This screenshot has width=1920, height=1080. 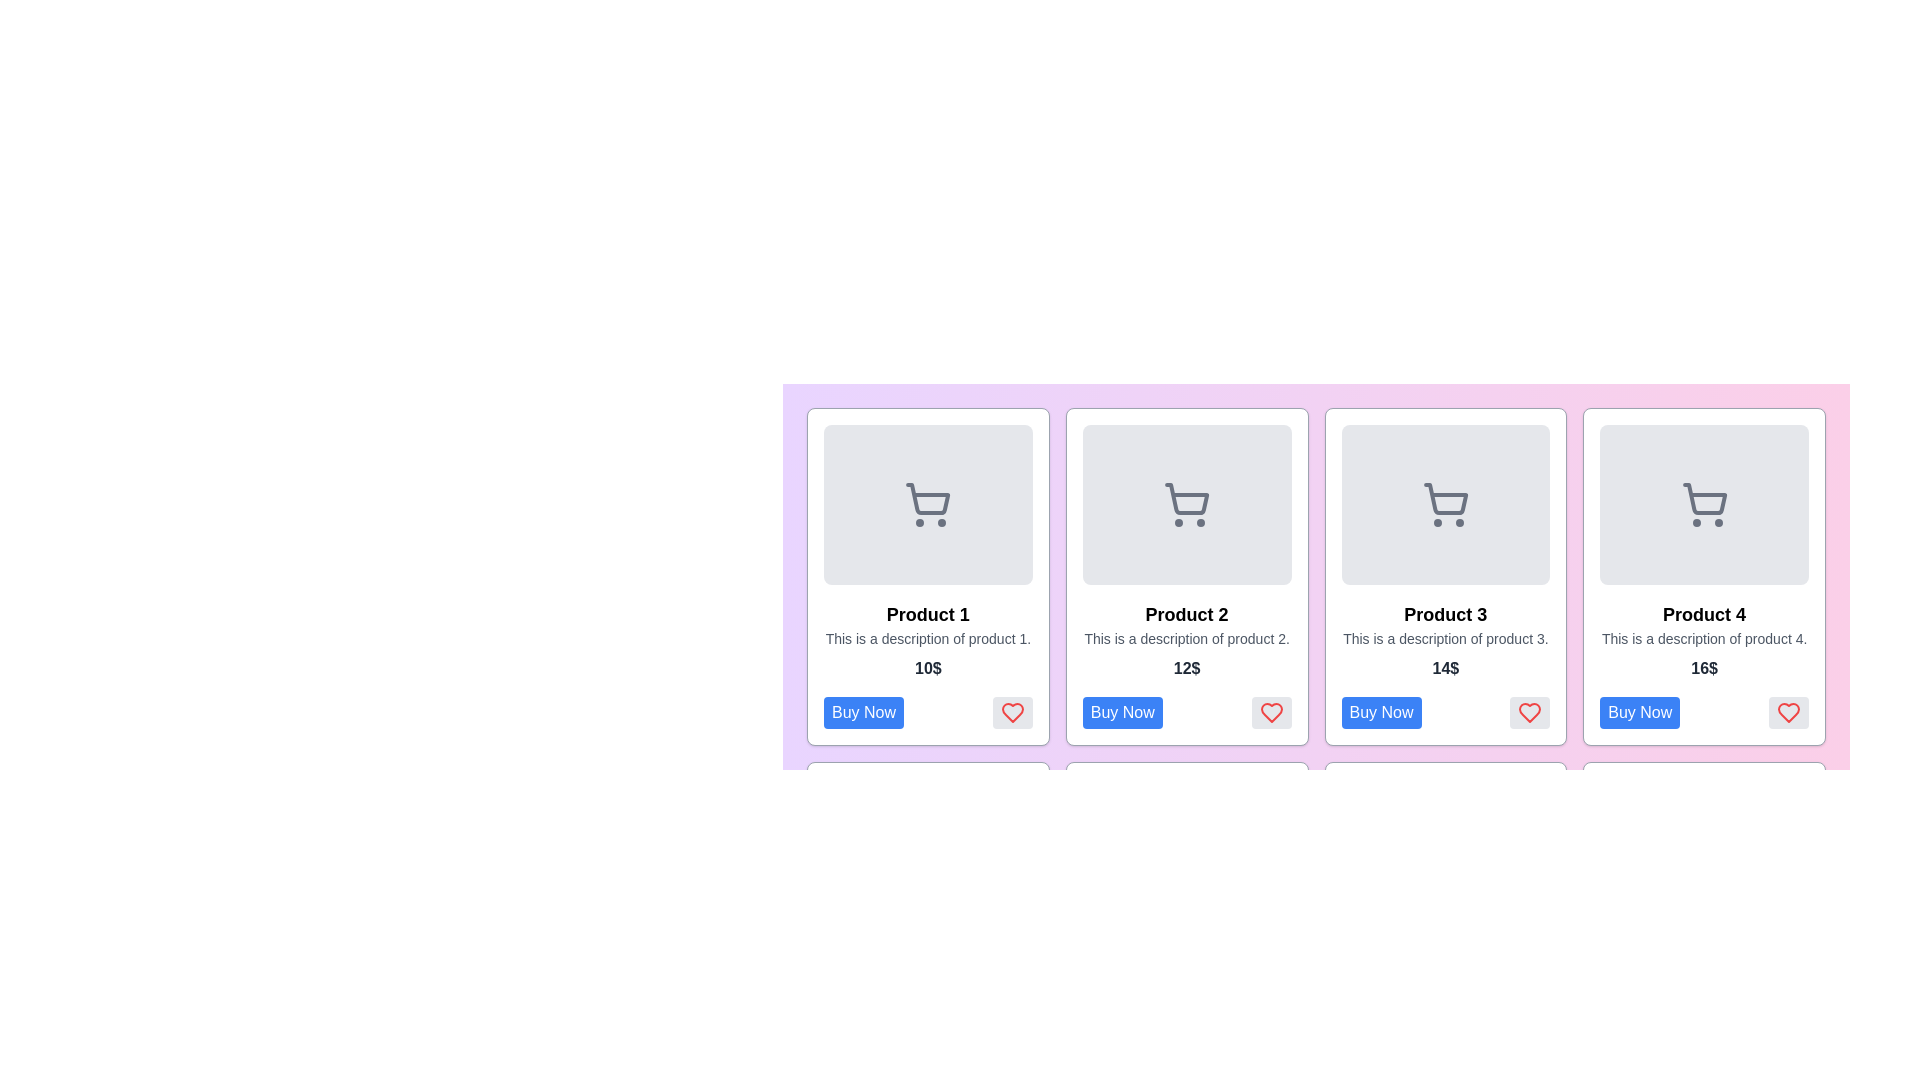 I want to click on the blue 'Buy Now' button with rounded corners located below the product description and price of 'Product 3', so click(x=1380, y=712).